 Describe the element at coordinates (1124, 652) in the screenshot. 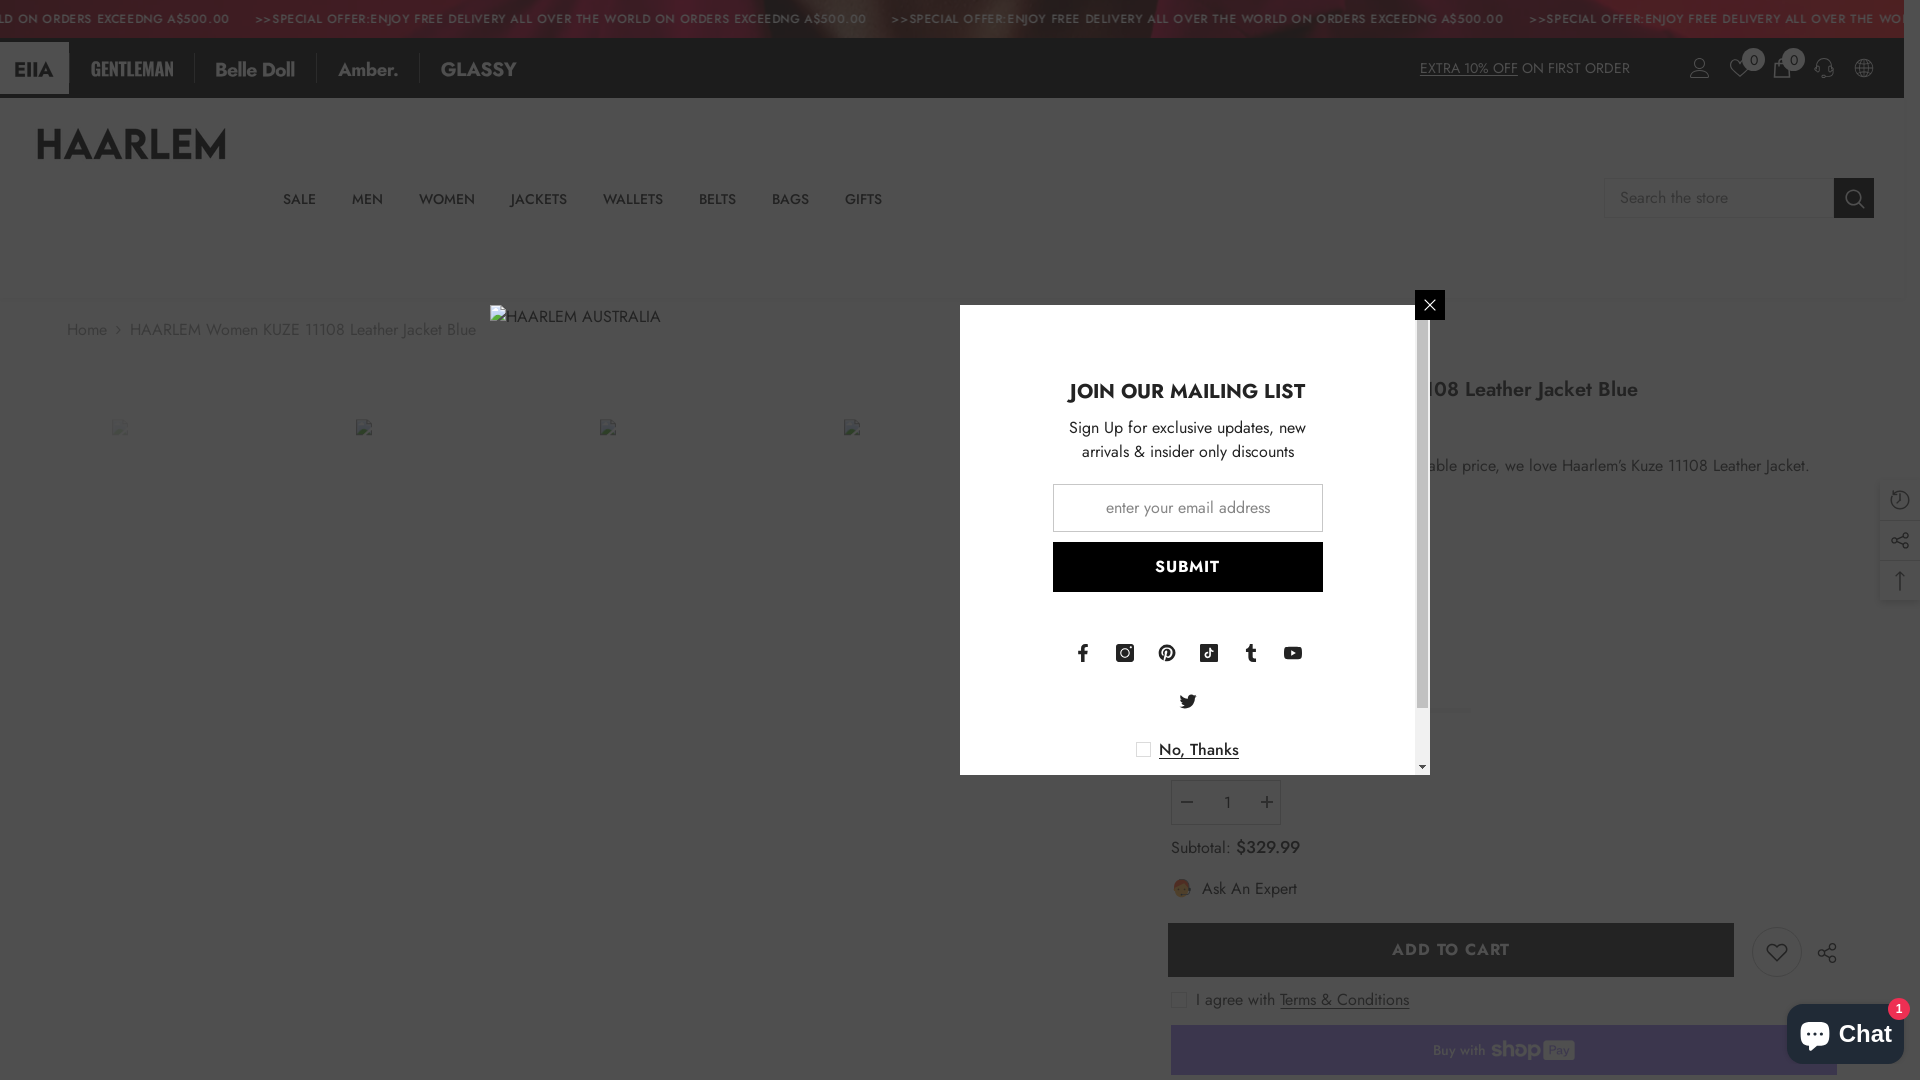

I see `'Instagram'` at that location.